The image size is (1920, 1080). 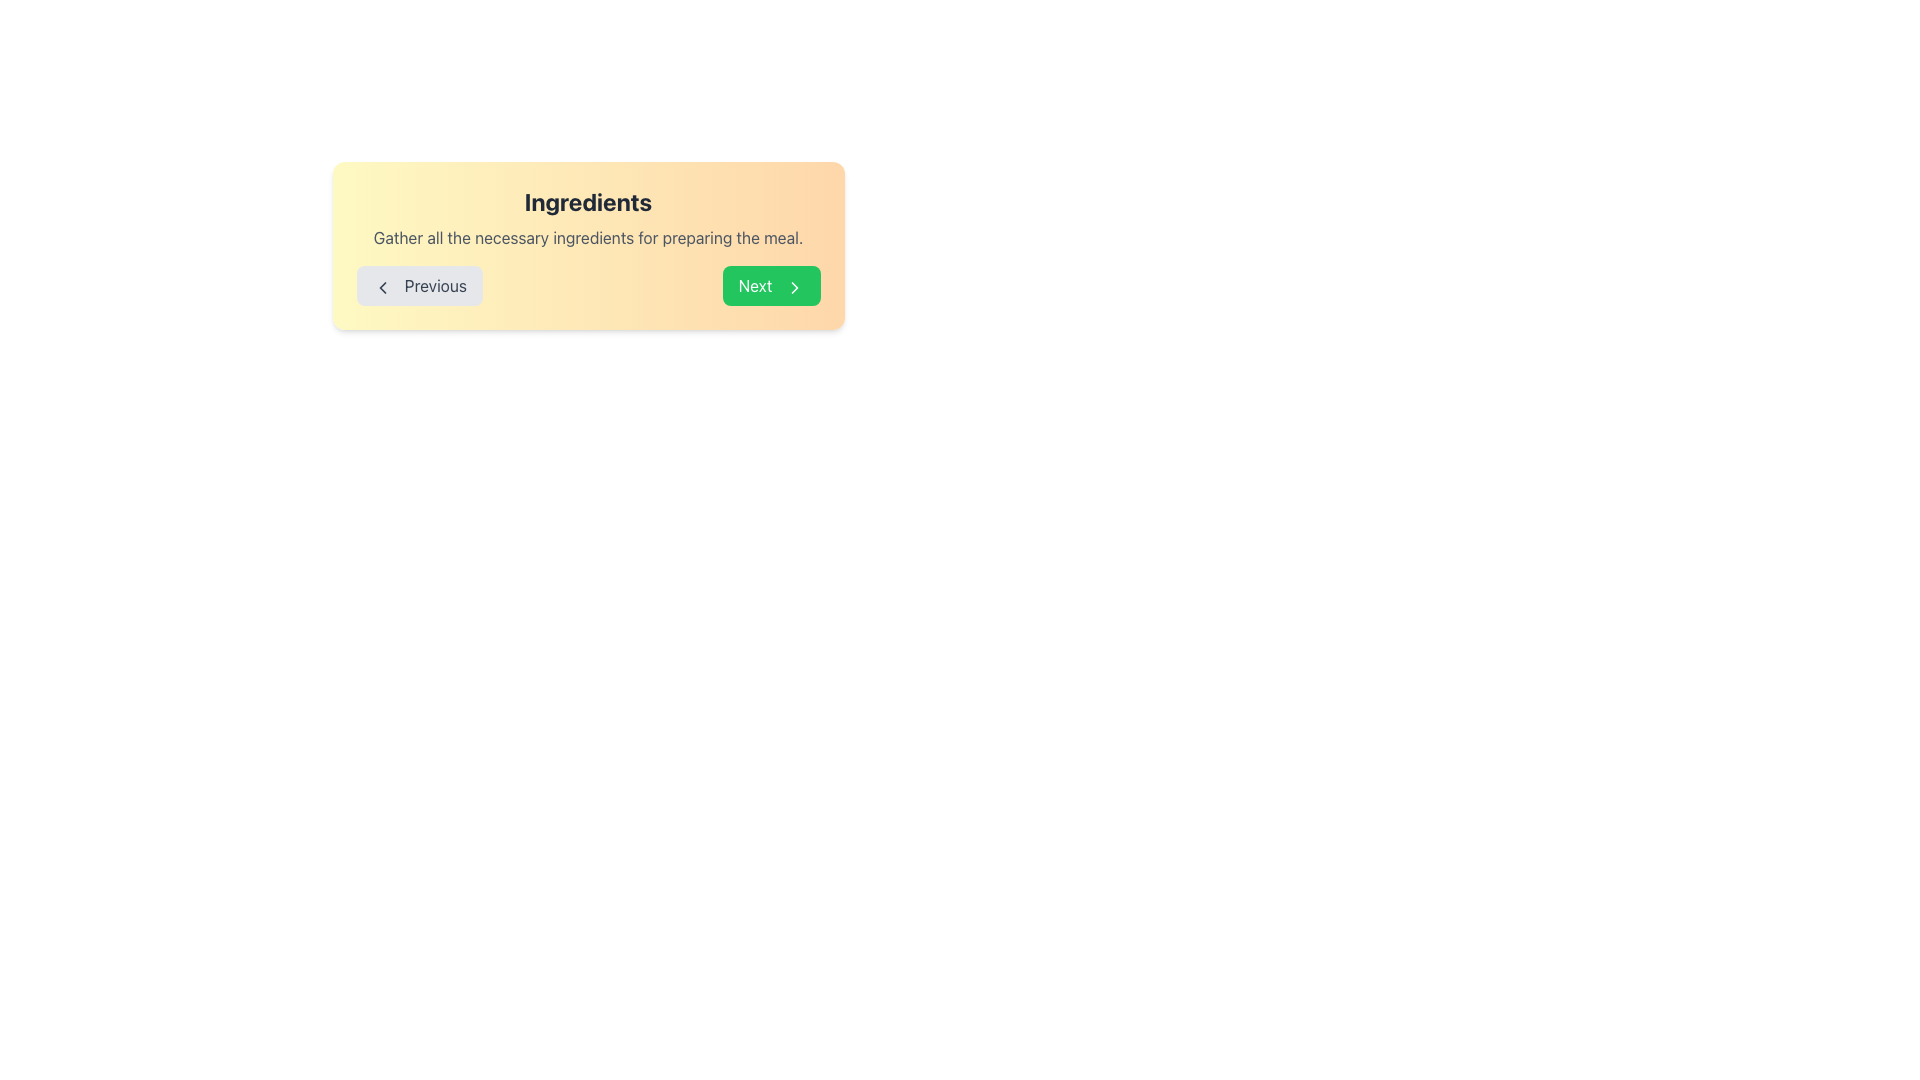 I want to click on the text label providing instructions related to the ingredients necessary for meal preparation, located directly below the 'Ingredients' heading, so click(x=587, y=237).